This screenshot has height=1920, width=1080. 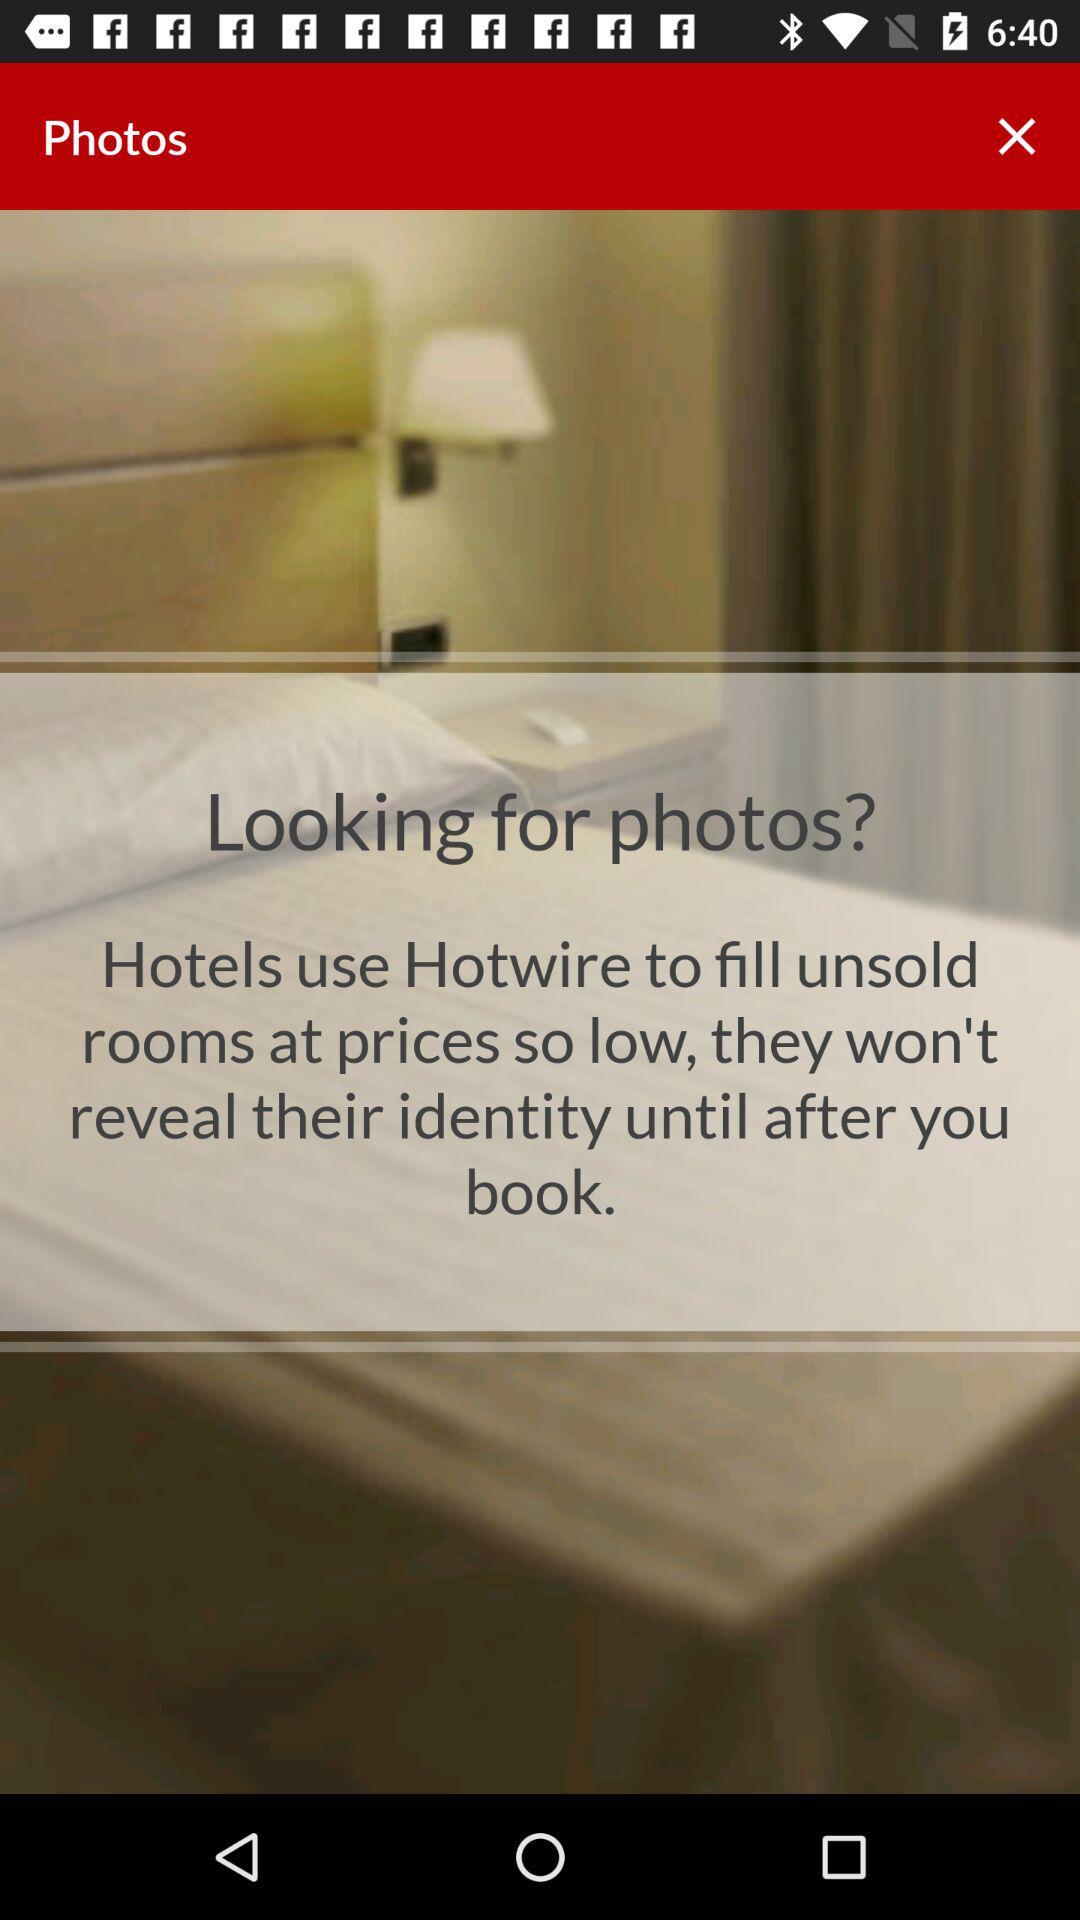 What do you see at coordinates (1017, 135) in the screenshot?
I see `the item to the right of photos app` at bounding box center [1017, 135].